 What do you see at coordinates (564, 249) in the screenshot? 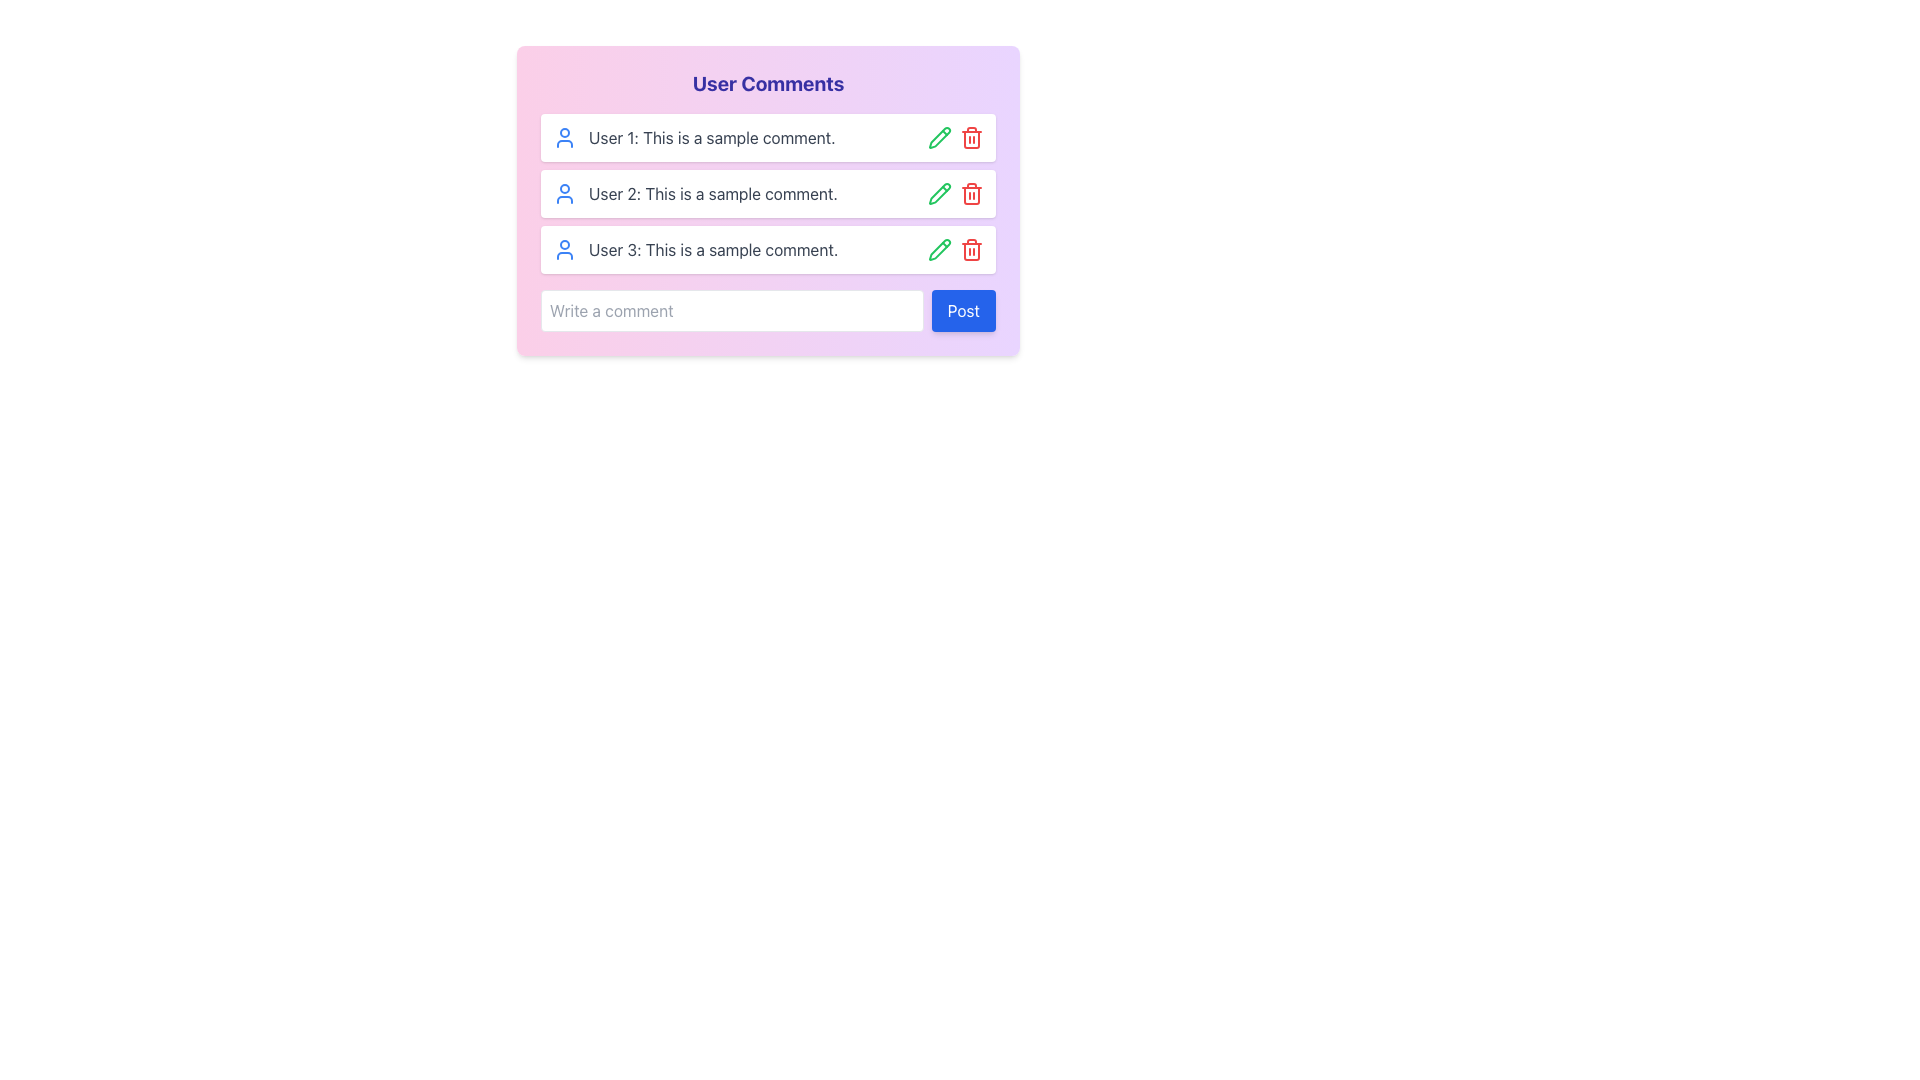
I see `the blue user icon, which features a circular head and a semi-circular body, located at the leftmost side of the third comment block in a vertically stacked list of comments` at bounding box center [564, 249].